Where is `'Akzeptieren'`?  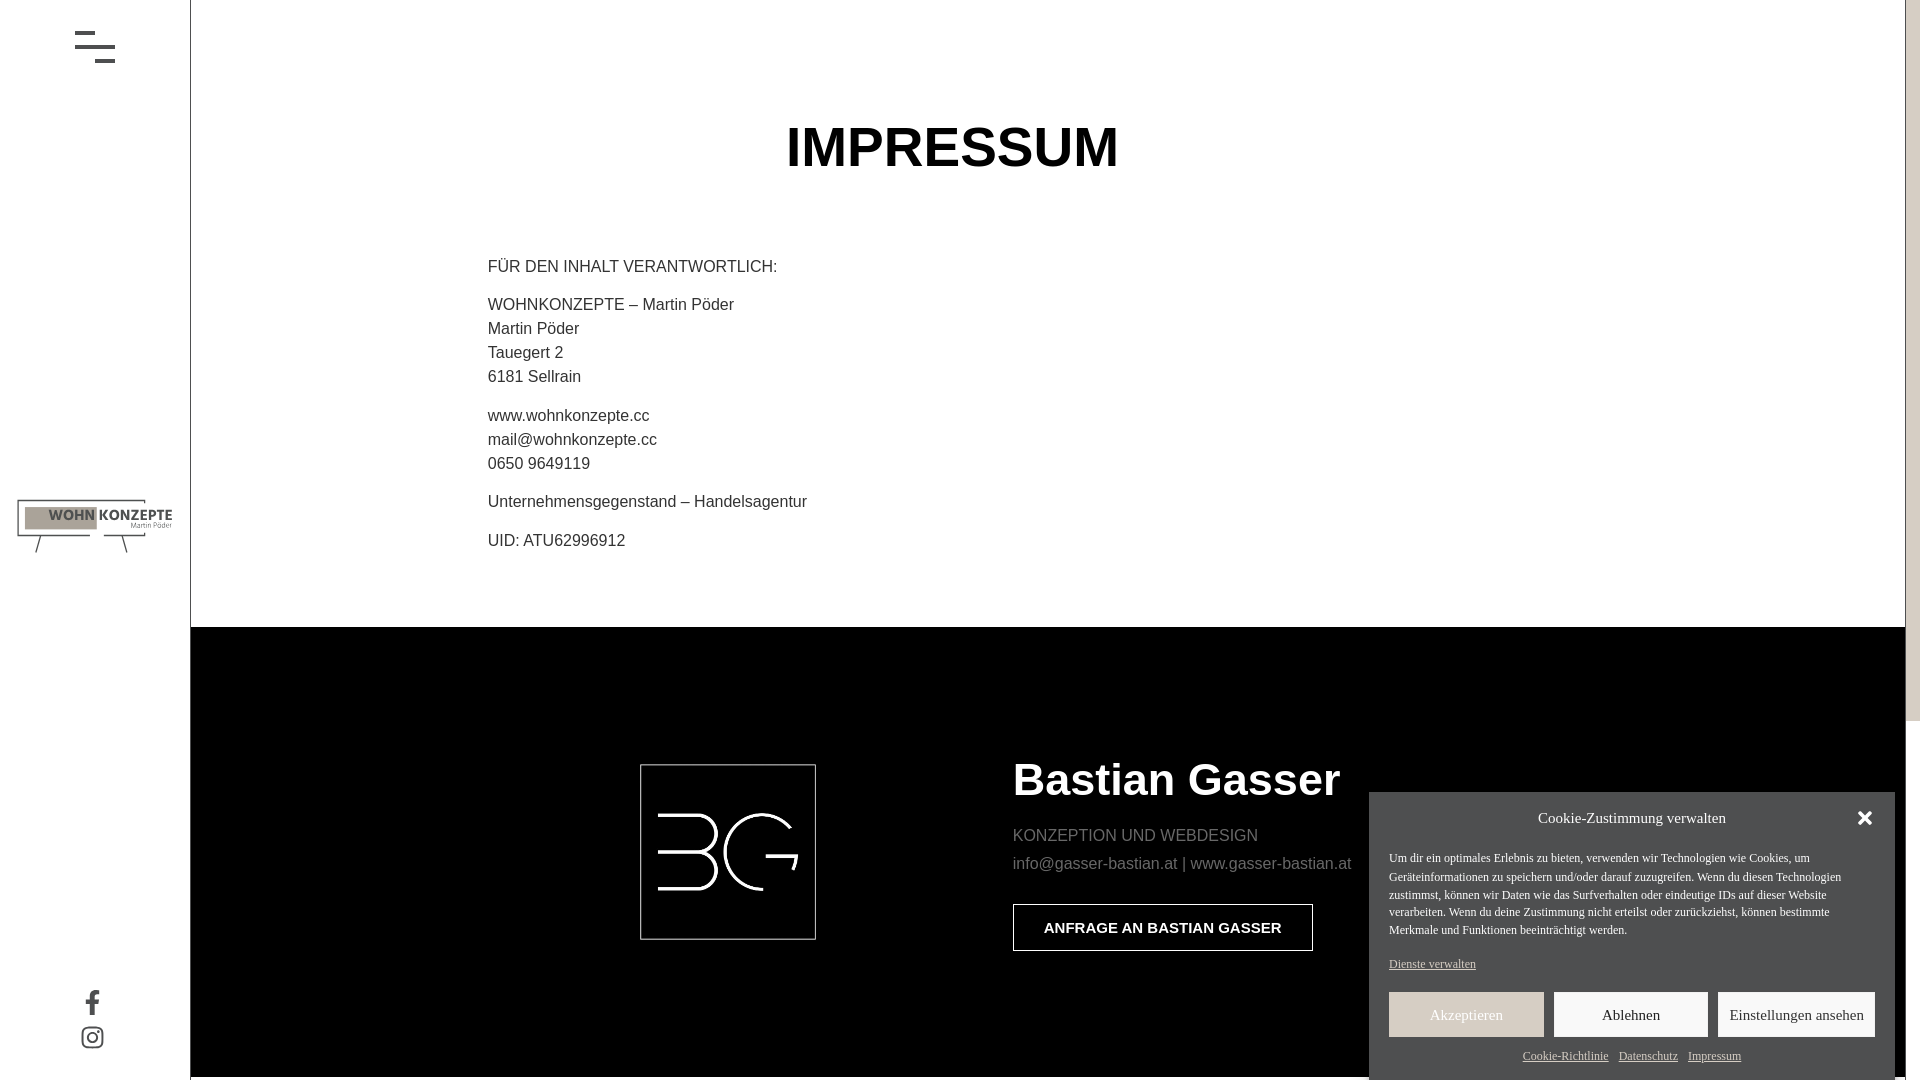
'Akzeptieren' is located at coordinates (1466, 1014).